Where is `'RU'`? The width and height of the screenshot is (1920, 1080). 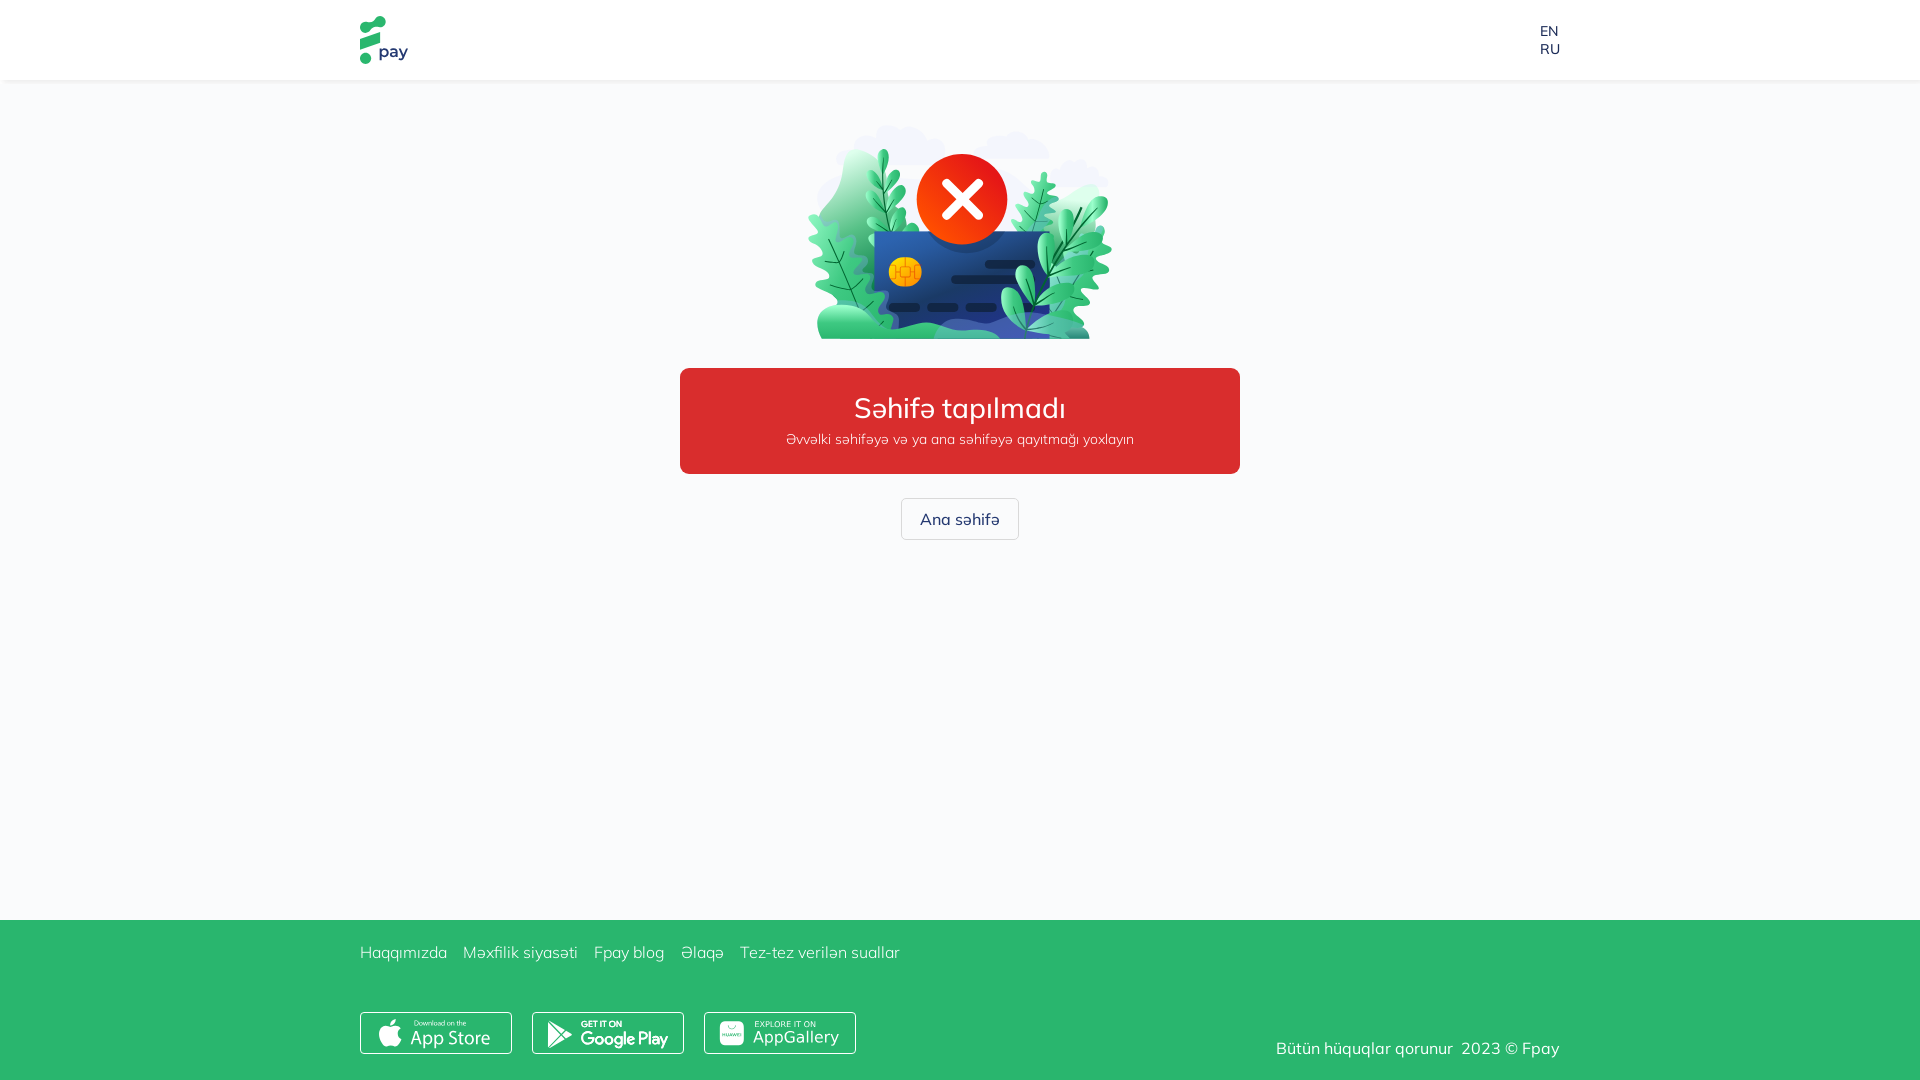 'RU' is located at coordinates (1539, 48).